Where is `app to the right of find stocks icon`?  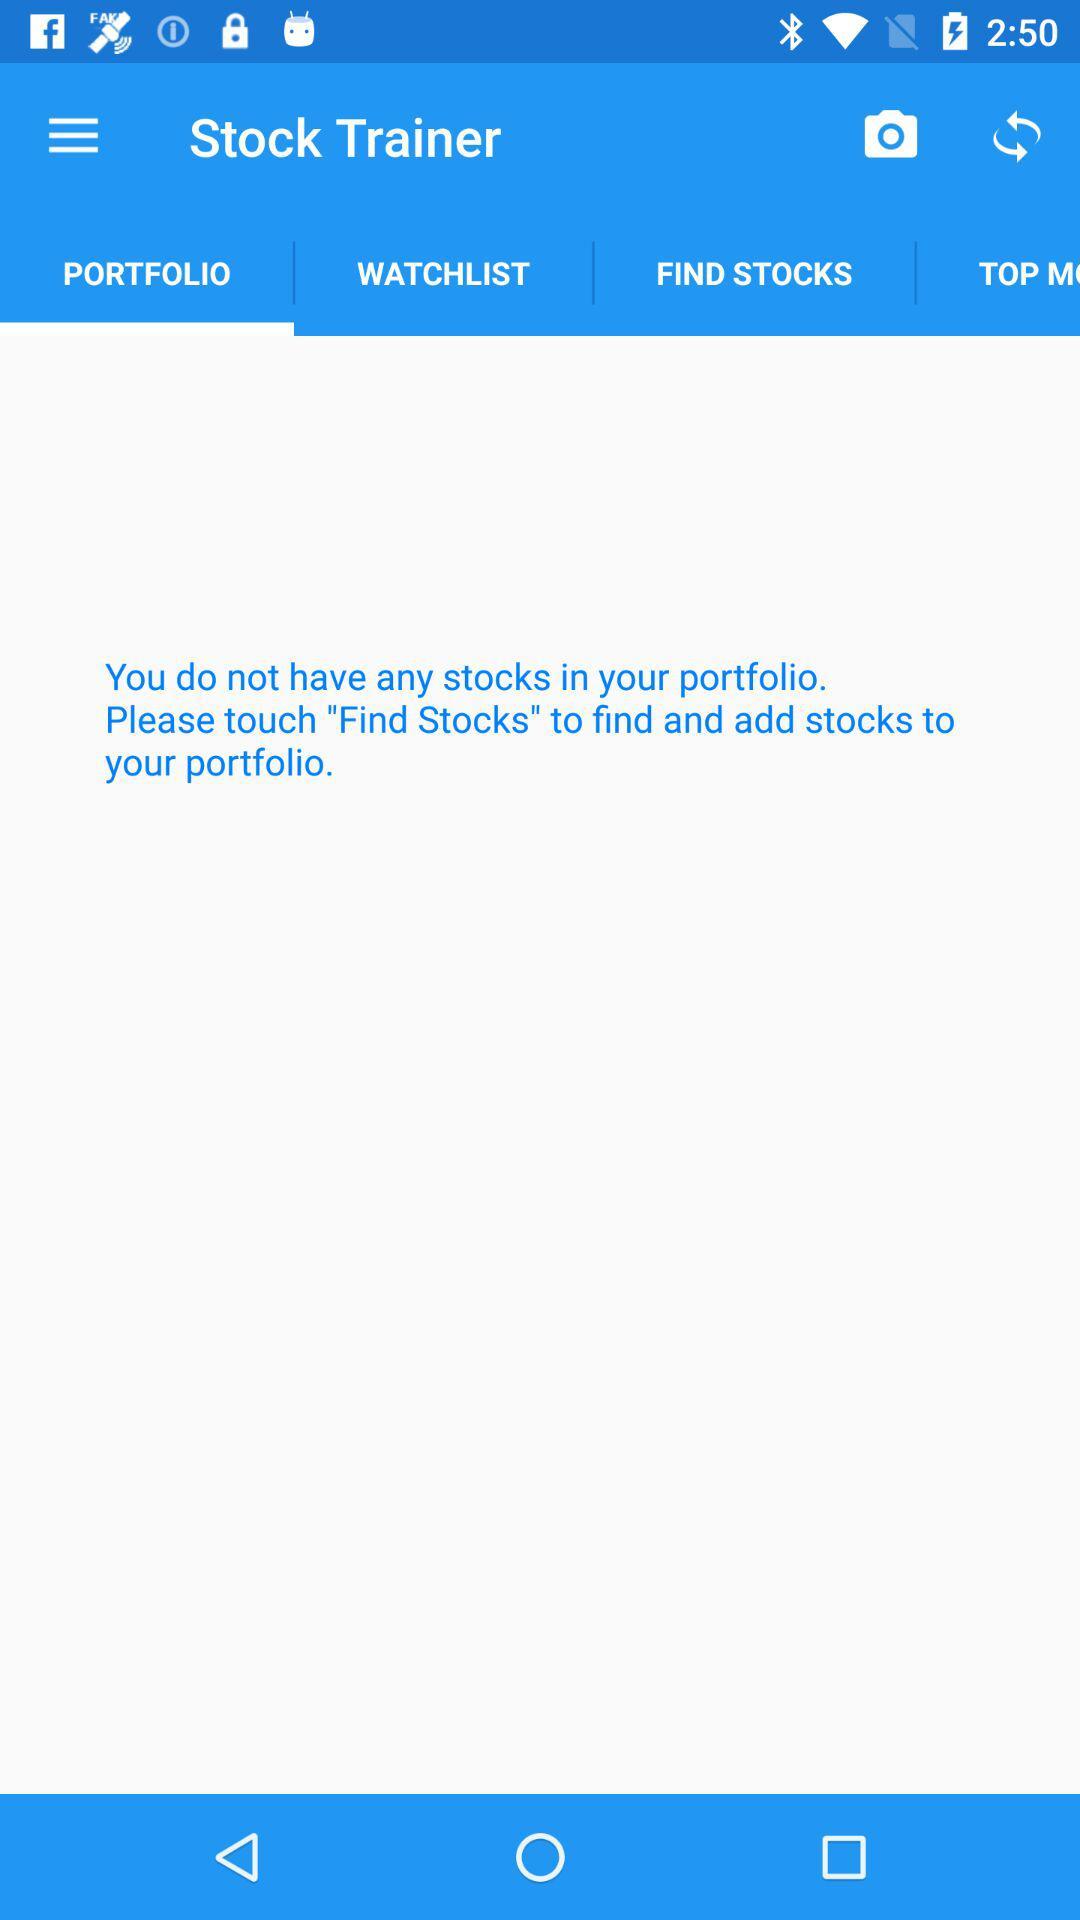 app to the right of find stocks icon is located at coordinates (997, 272).